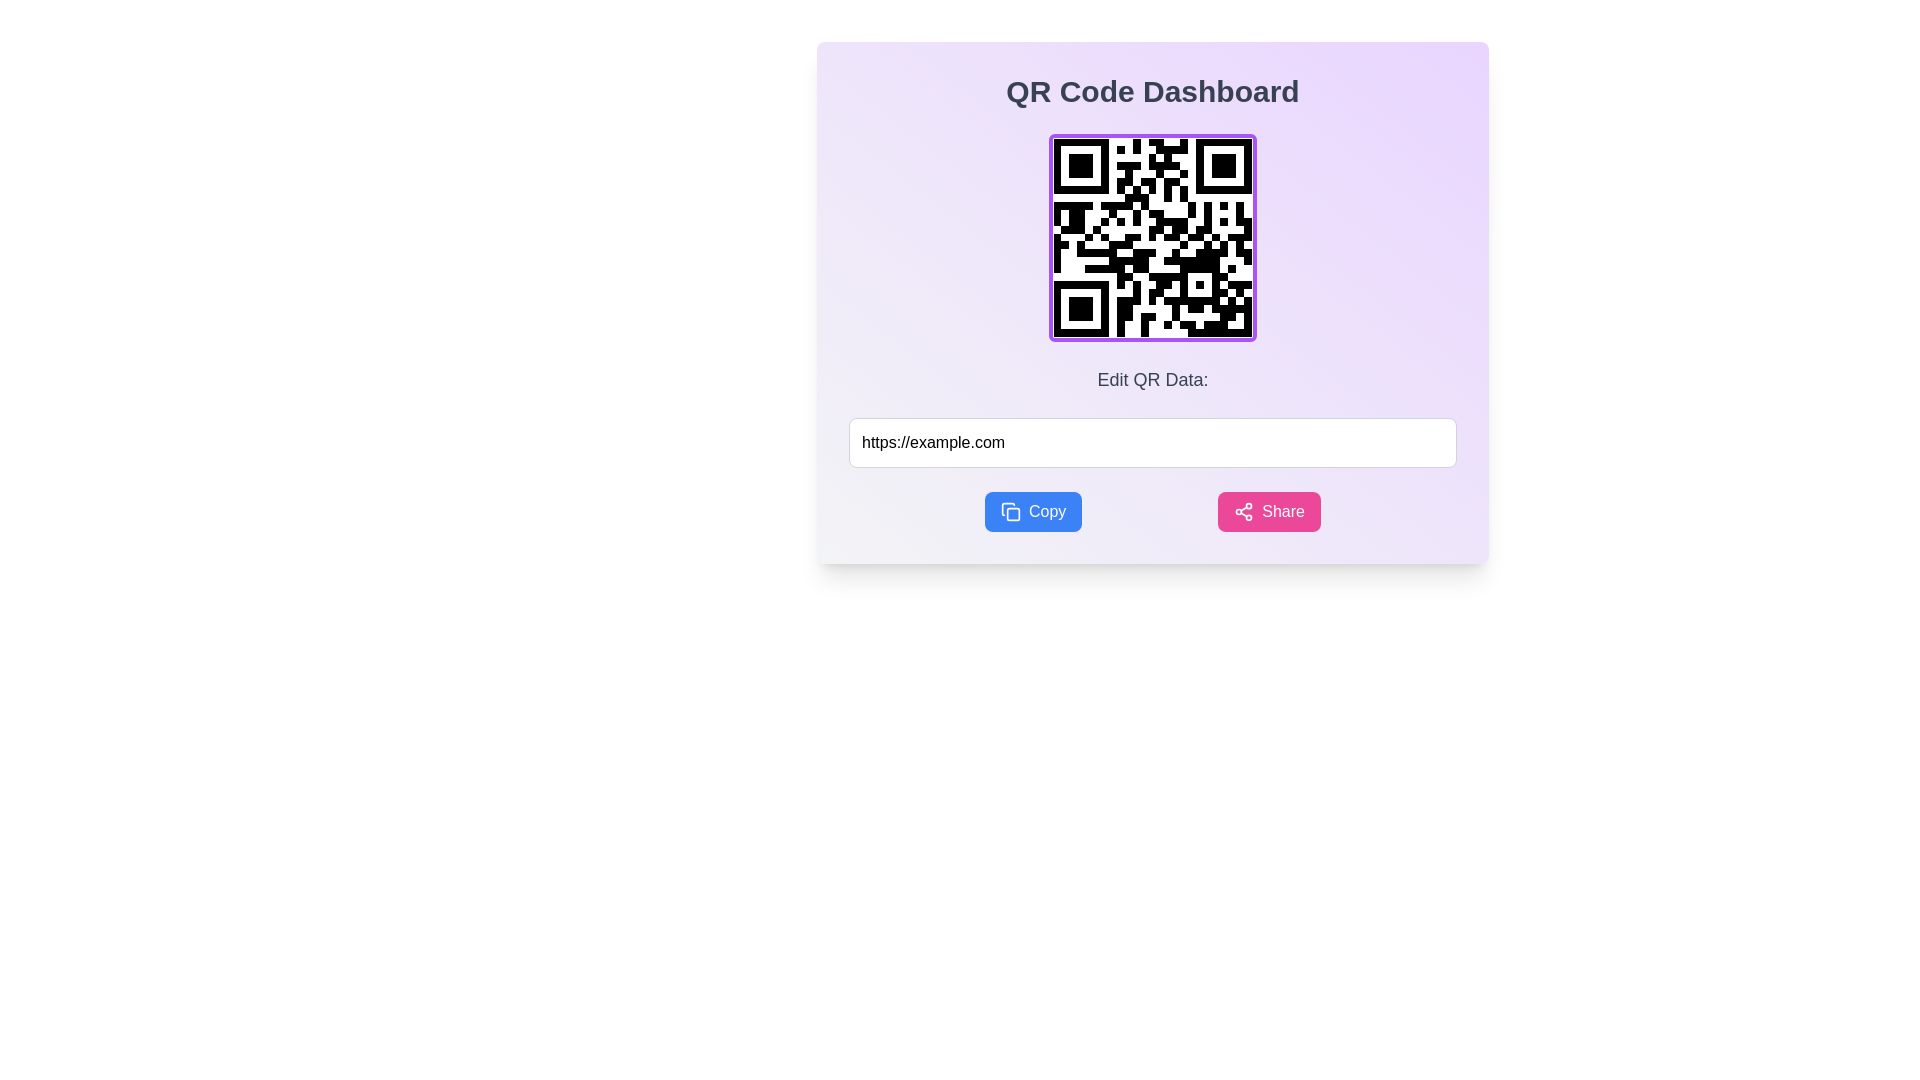  Describe the element at coordinates (1152, 380) in the screenshot. I see `the text label displaying 'Edit QR Data:' which is styled with a larger font size and gray color, located below the QR code image and above the text input field` at that location.